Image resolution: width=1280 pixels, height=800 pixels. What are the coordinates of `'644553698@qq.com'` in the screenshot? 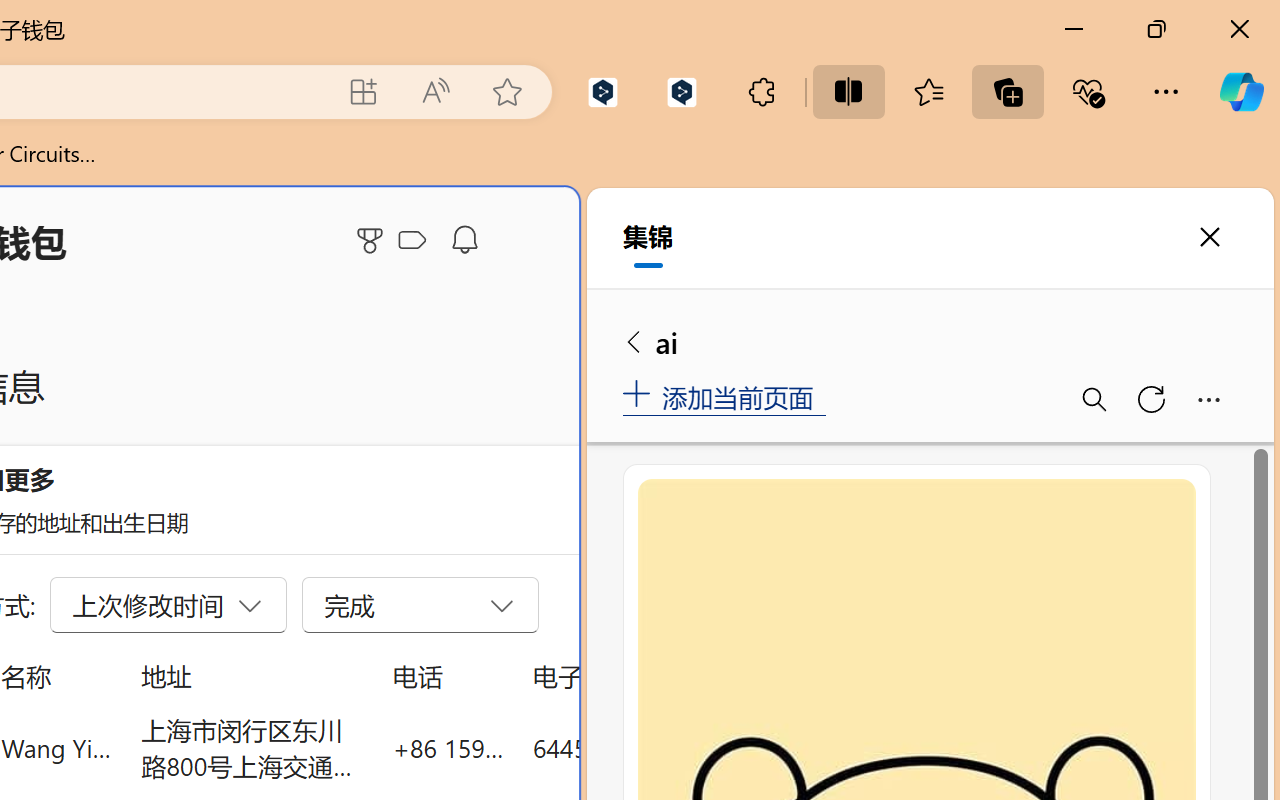 It's located at (644, 747).